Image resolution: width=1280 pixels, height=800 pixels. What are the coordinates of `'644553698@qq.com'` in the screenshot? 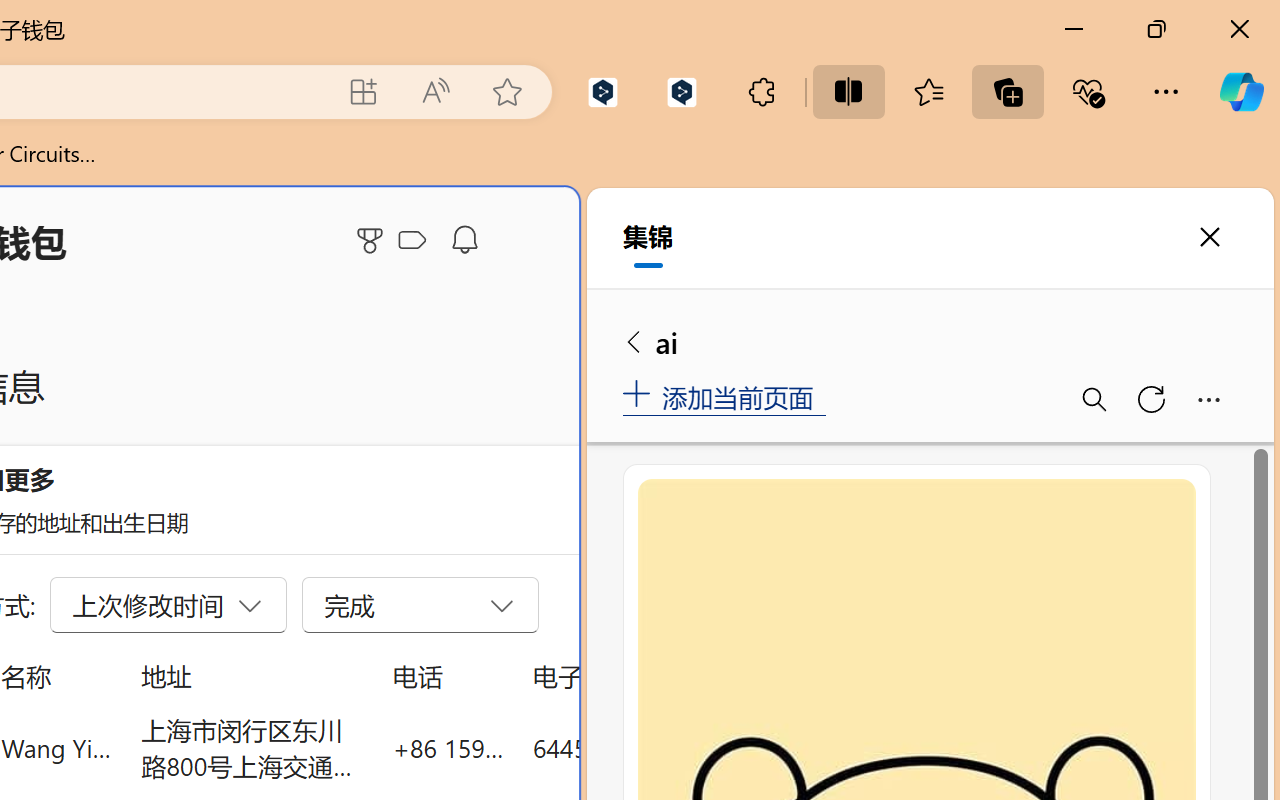 It's located at (644, 747).